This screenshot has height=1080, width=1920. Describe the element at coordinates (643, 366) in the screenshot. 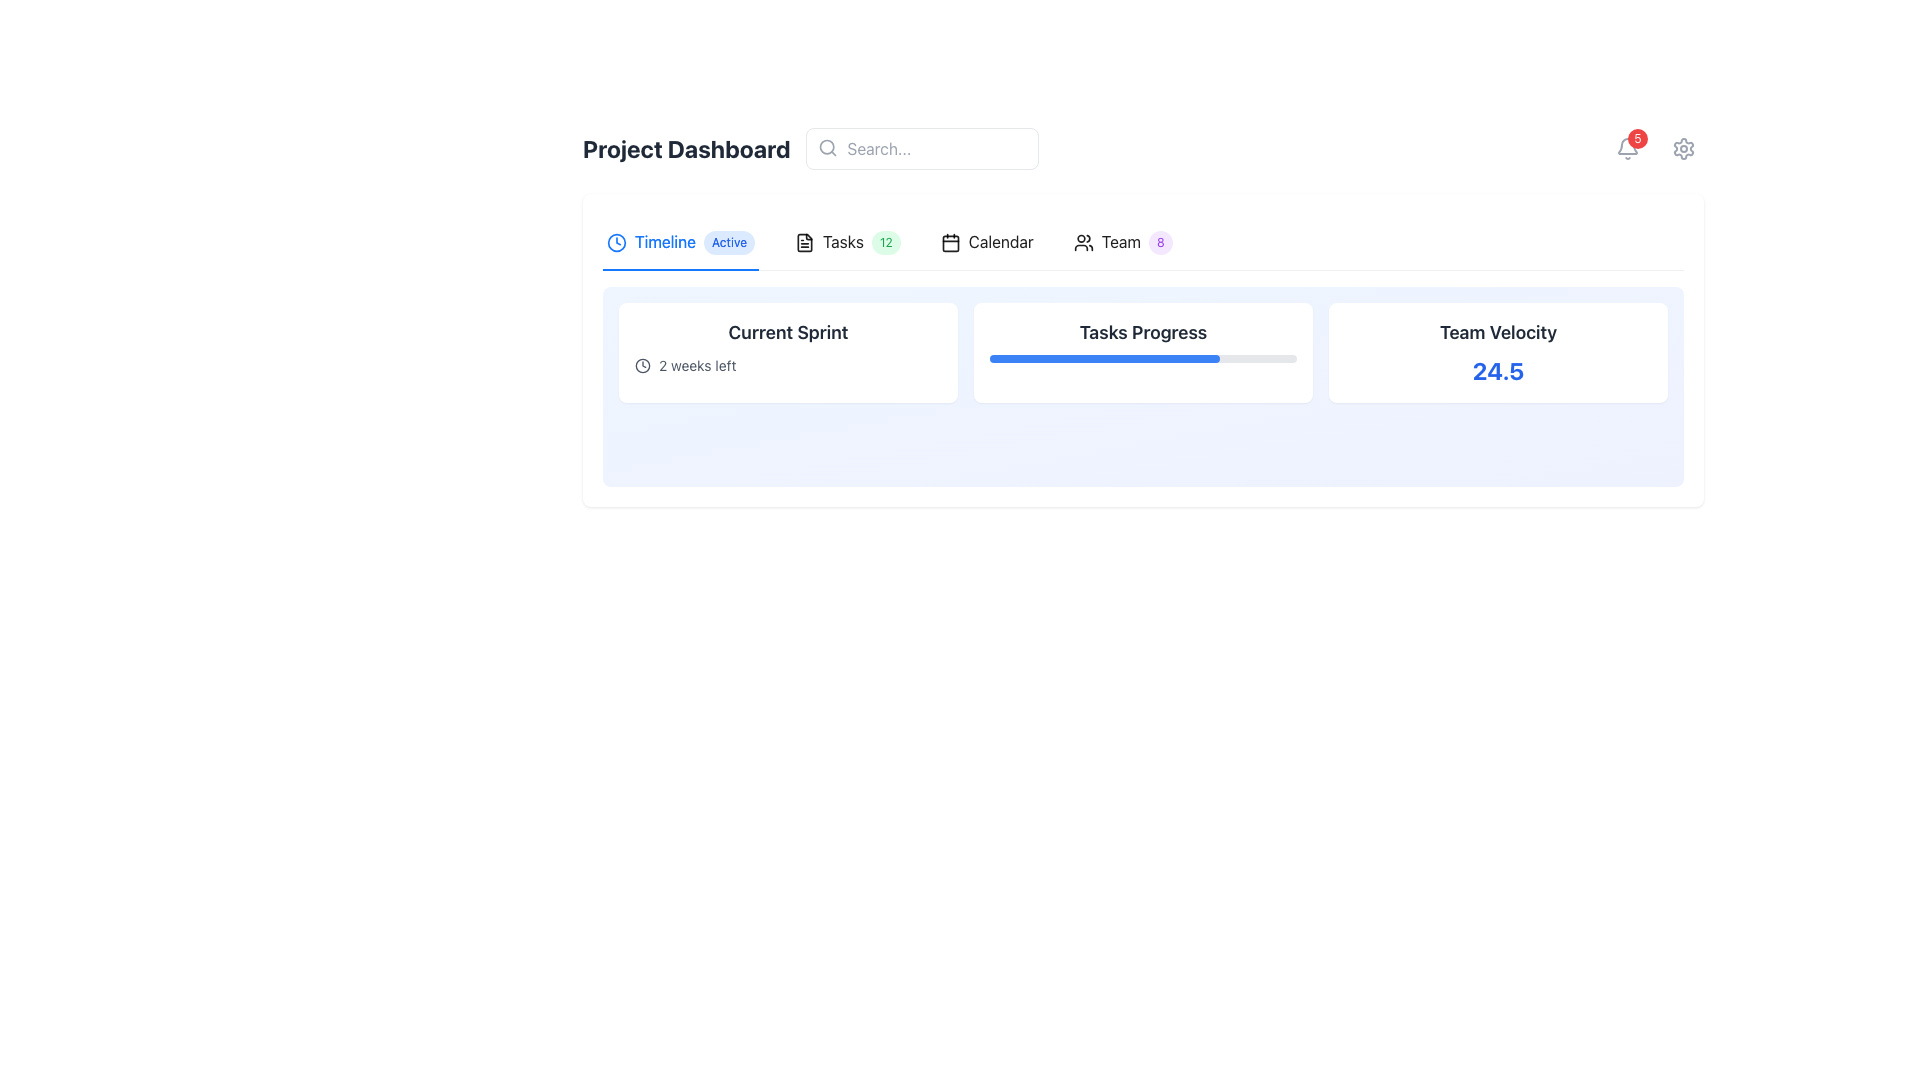

I see `the circular clock icon located to the left of the text '2 weeks left' in the 'Current Sprint' card` at that location.